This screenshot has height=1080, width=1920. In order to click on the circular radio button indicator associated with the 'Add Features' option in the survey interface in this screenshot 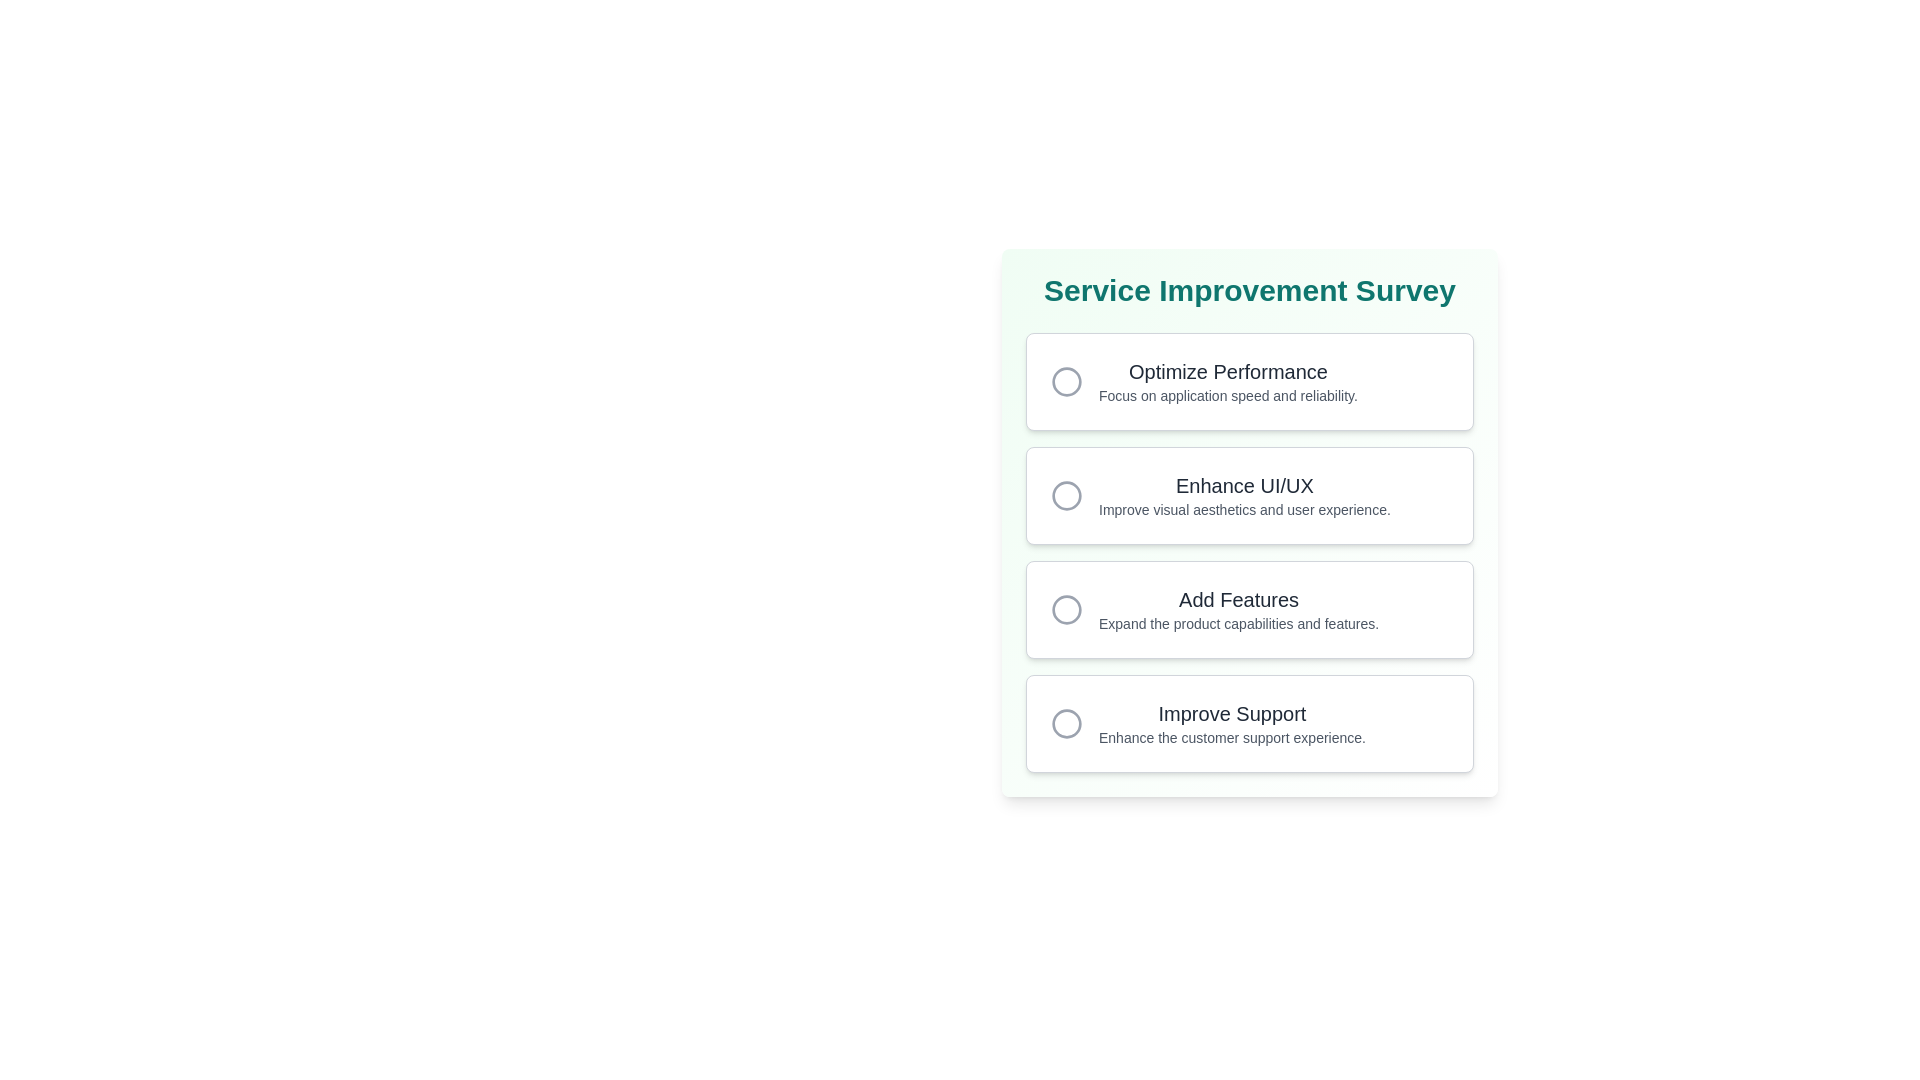, I will do `click(1065, 608)`.